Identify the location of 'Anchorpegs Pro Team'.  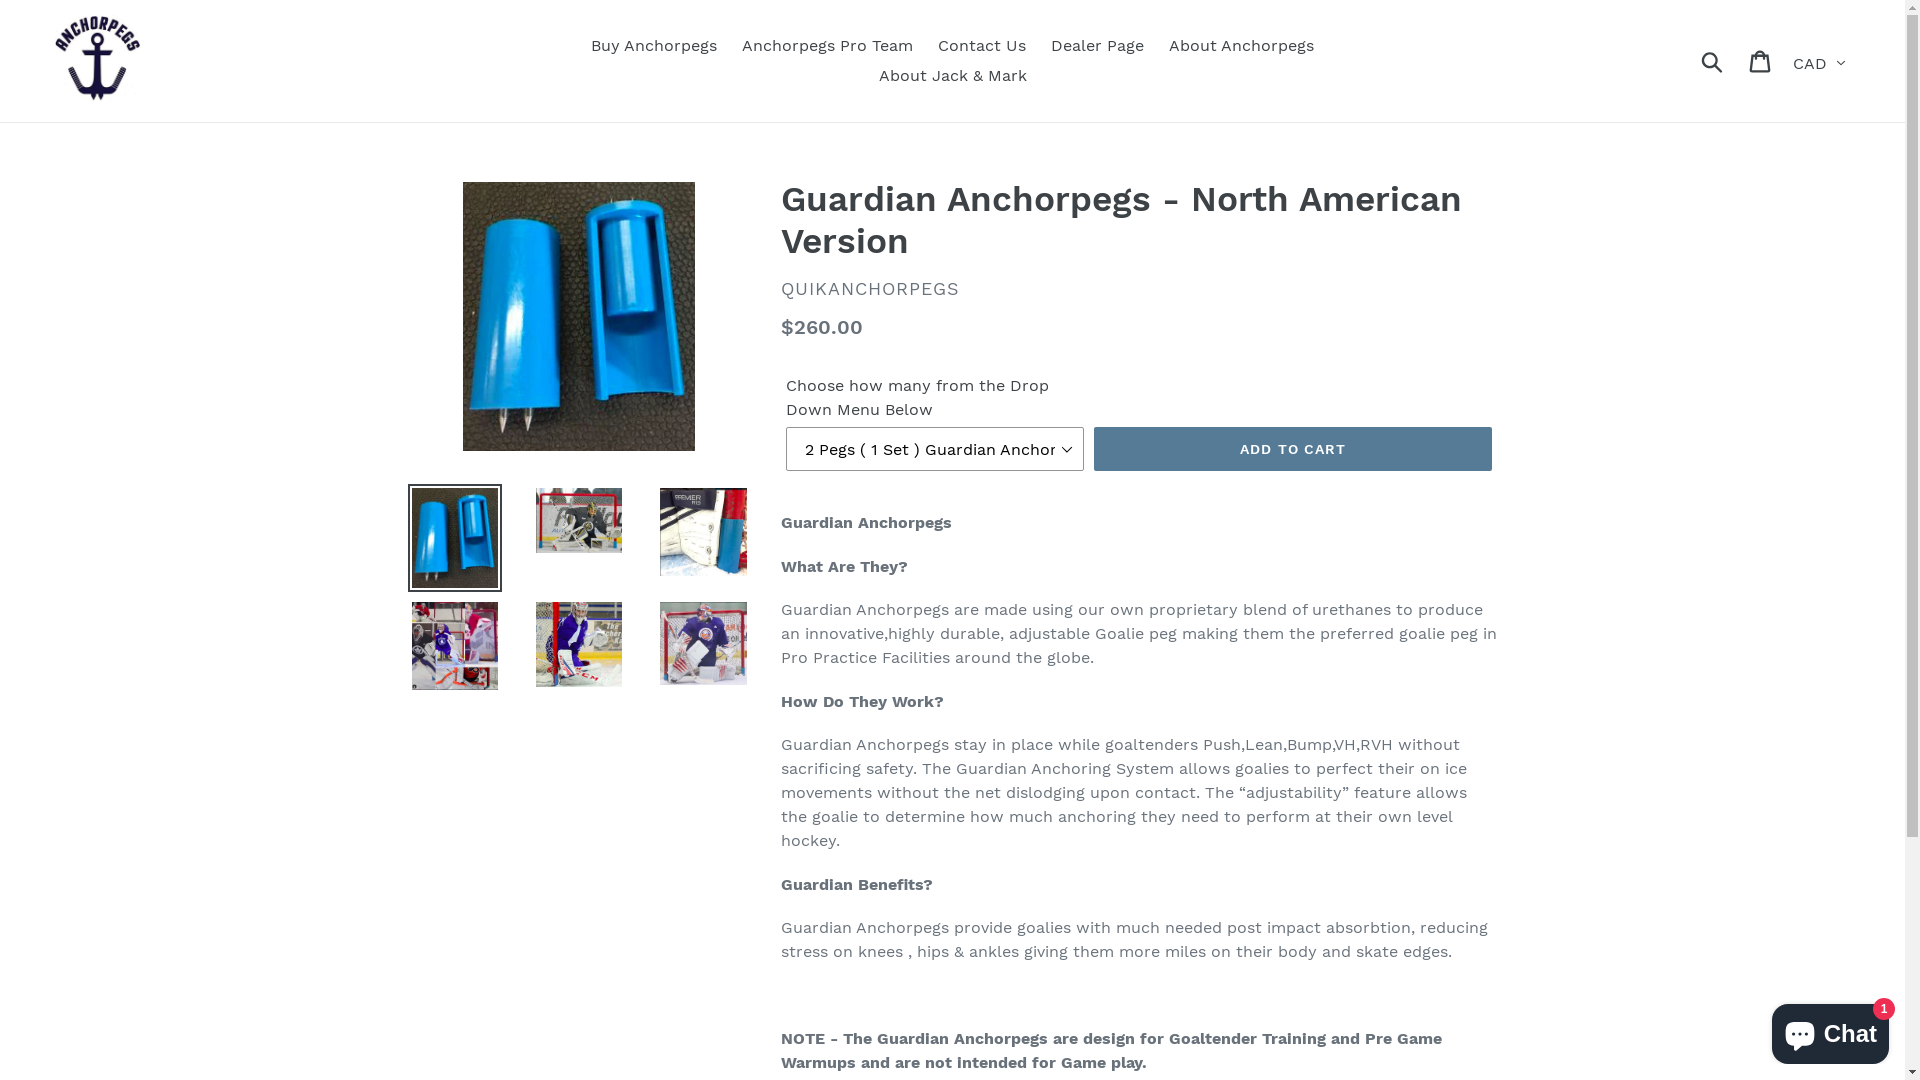
(827, 45).